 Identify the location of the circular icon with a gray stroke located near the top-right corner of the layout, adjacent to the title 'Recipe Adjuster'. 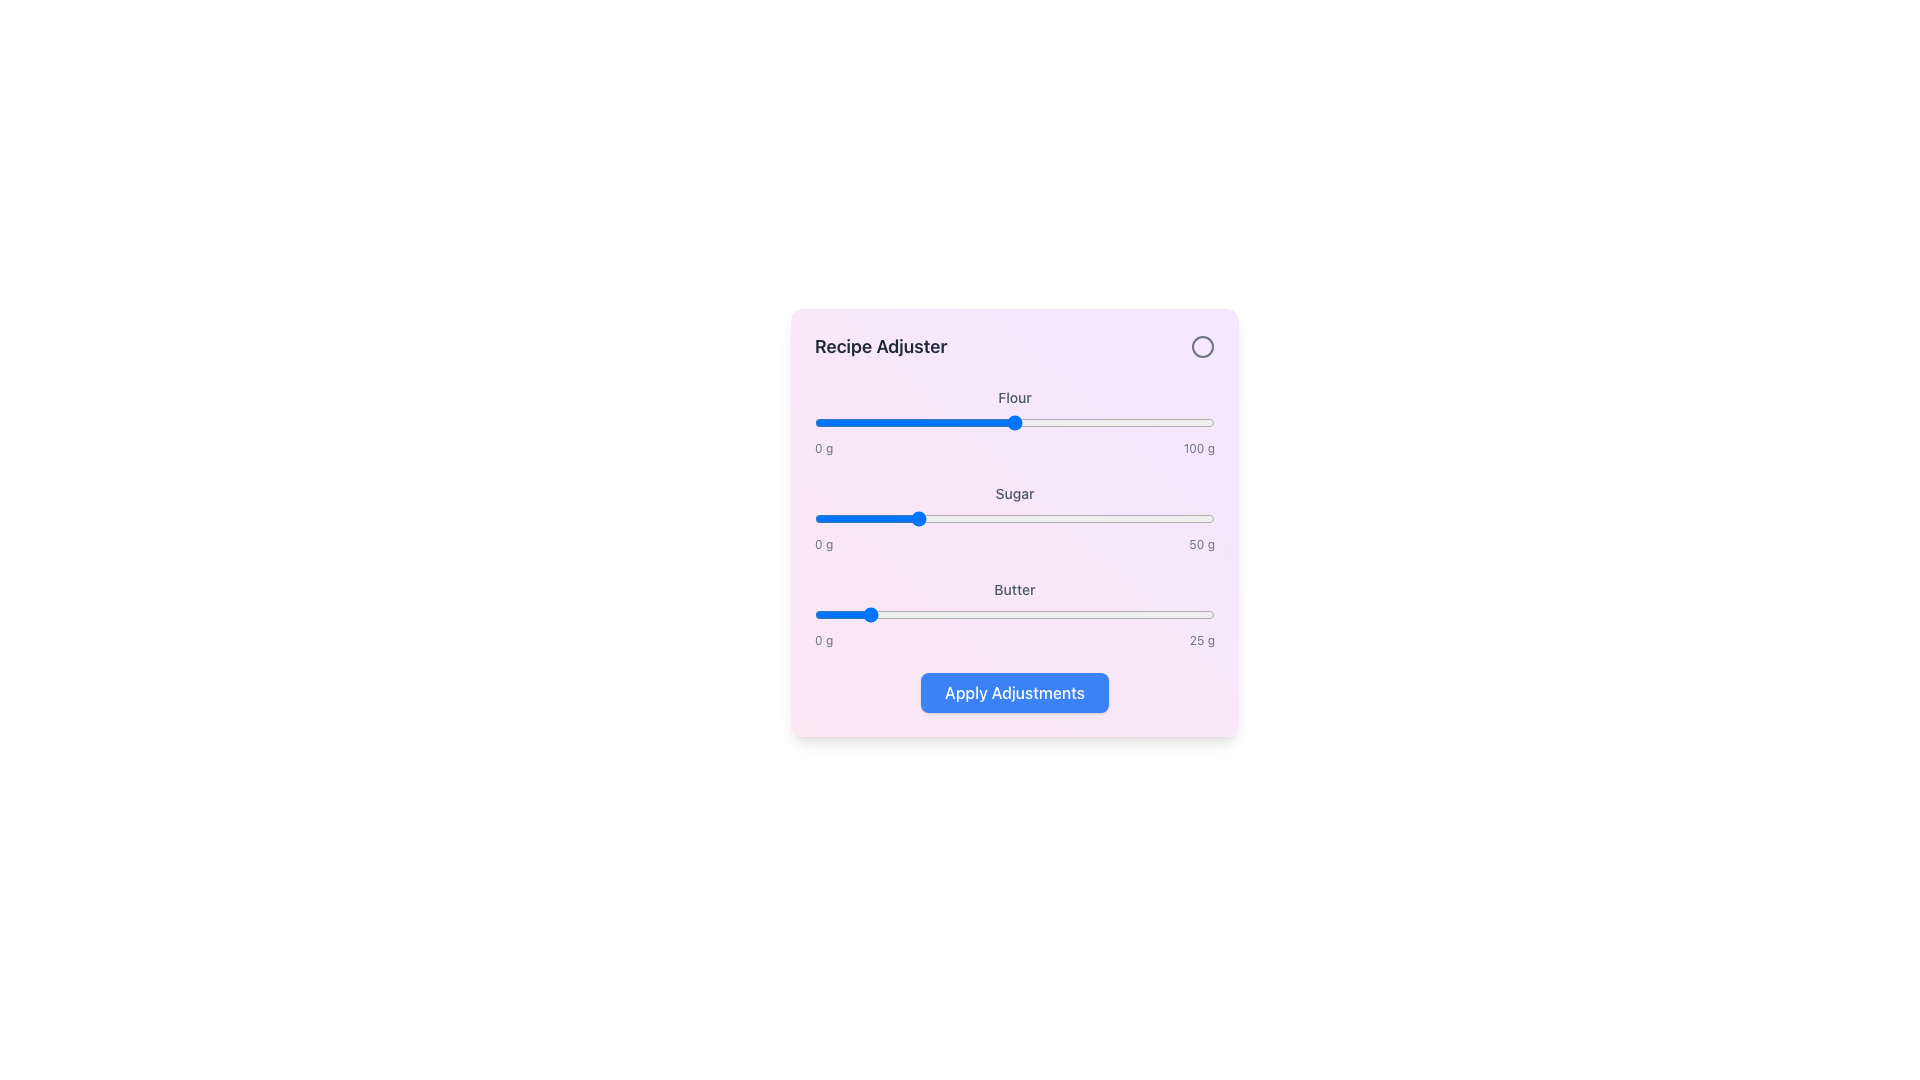
(1202, 346).